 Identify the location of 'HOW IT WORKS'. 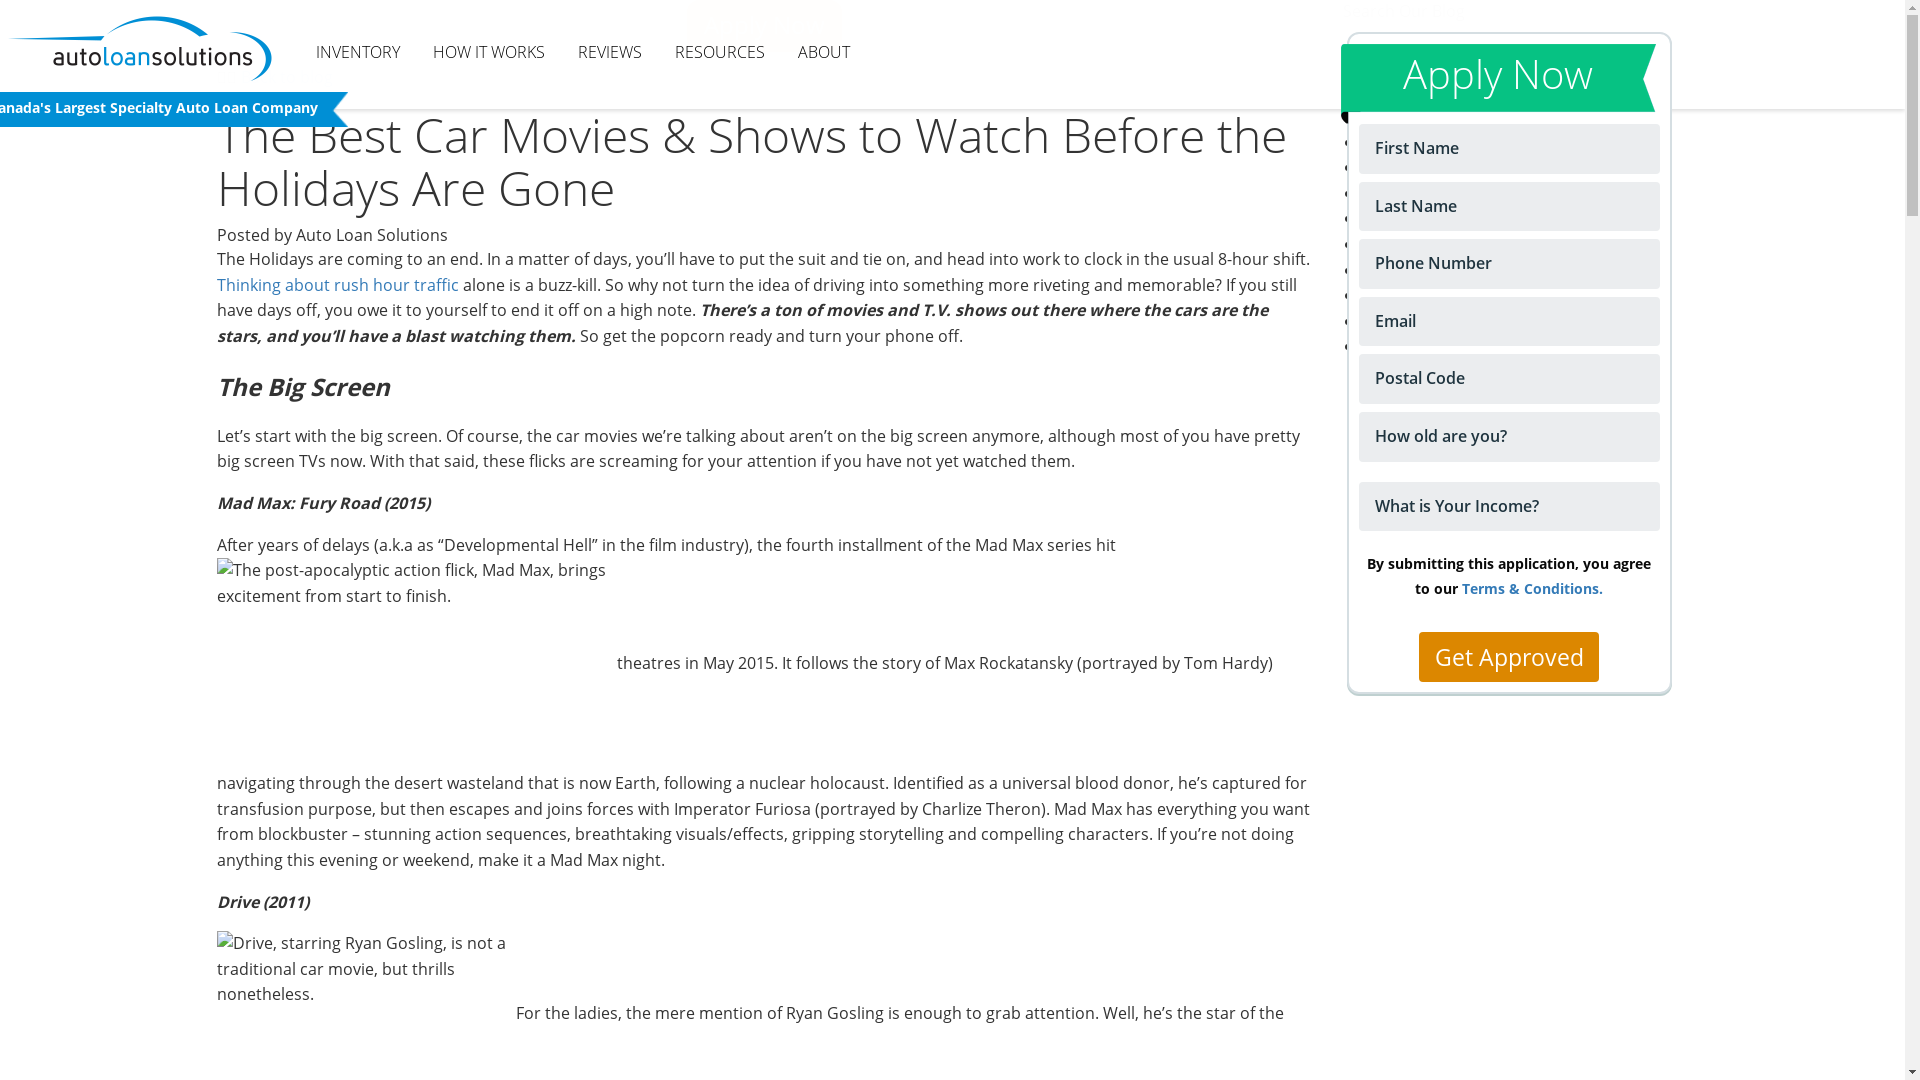
(489, 52).